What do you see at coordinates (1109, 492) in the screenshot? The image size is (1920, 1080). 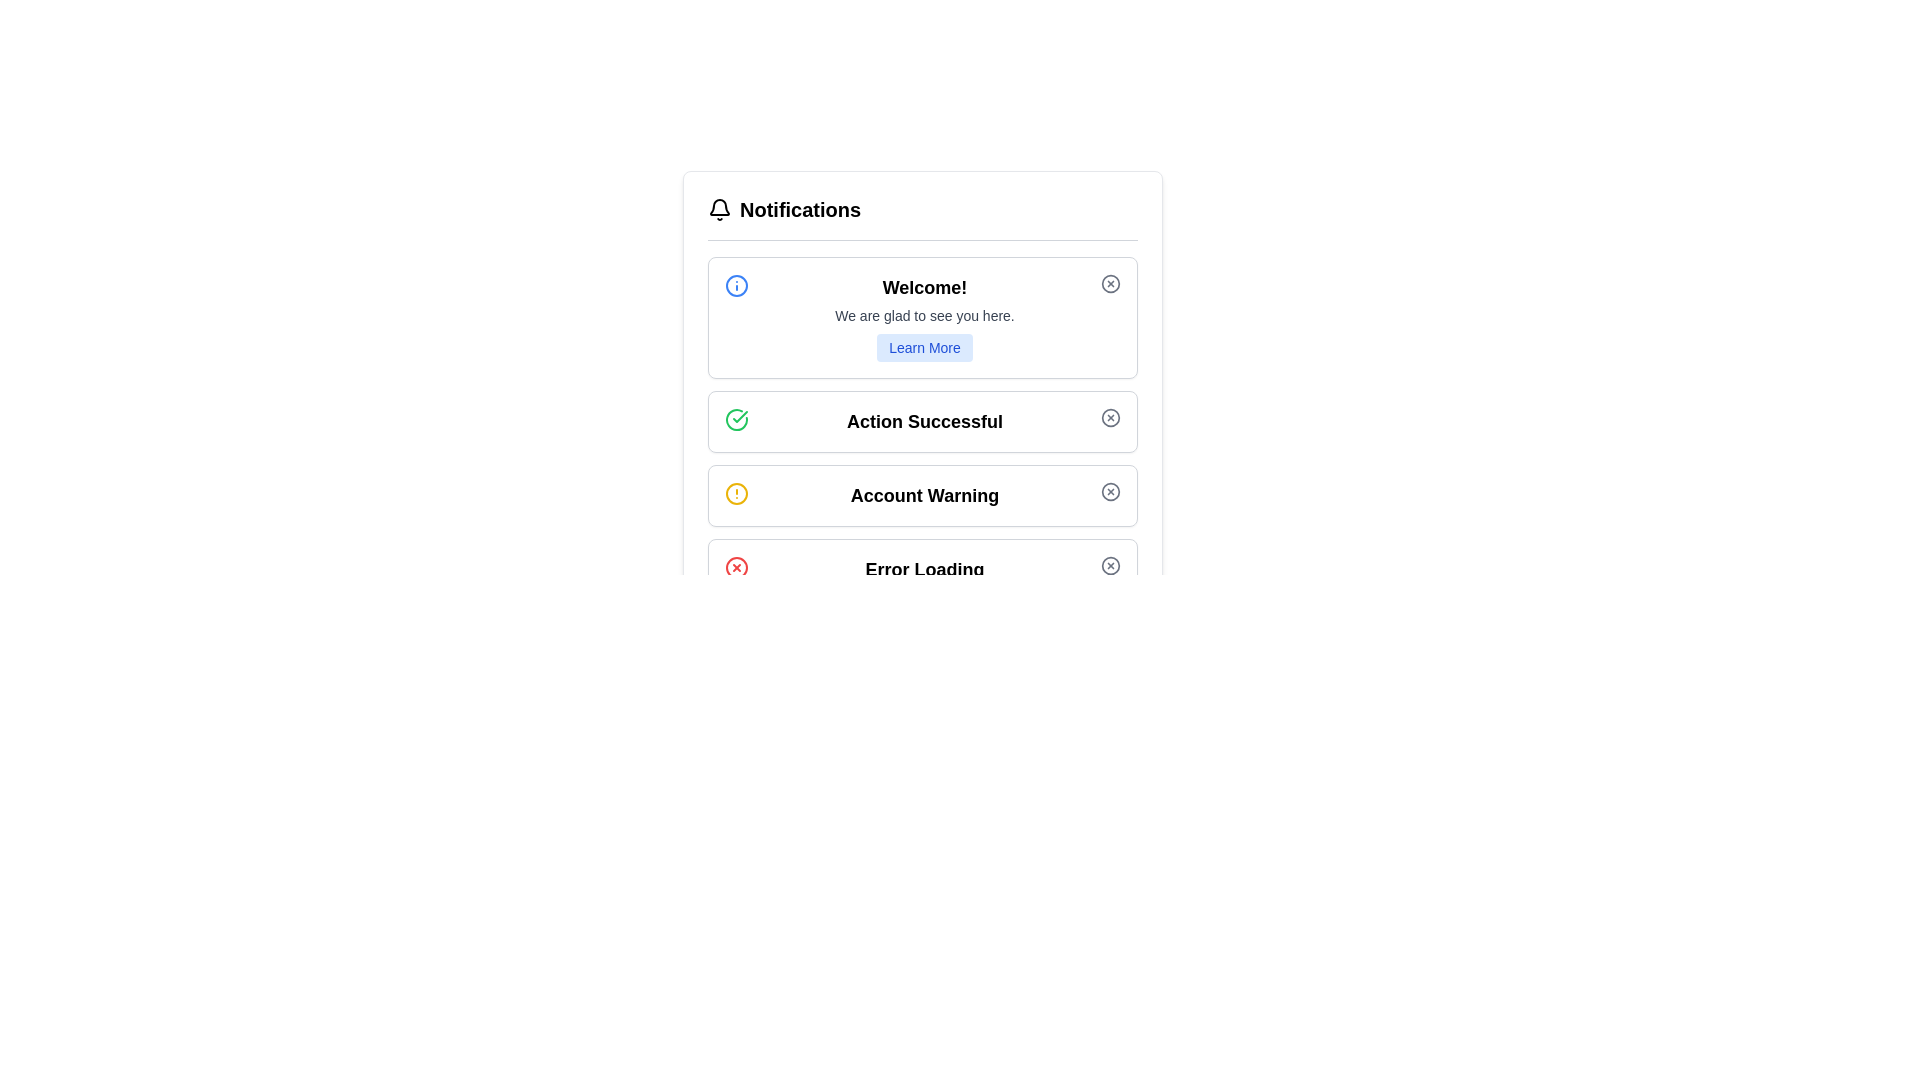 I see `the SVG circle element representing the 'circle-x' icon within the notification interface` at bounding box center [1109, 492].